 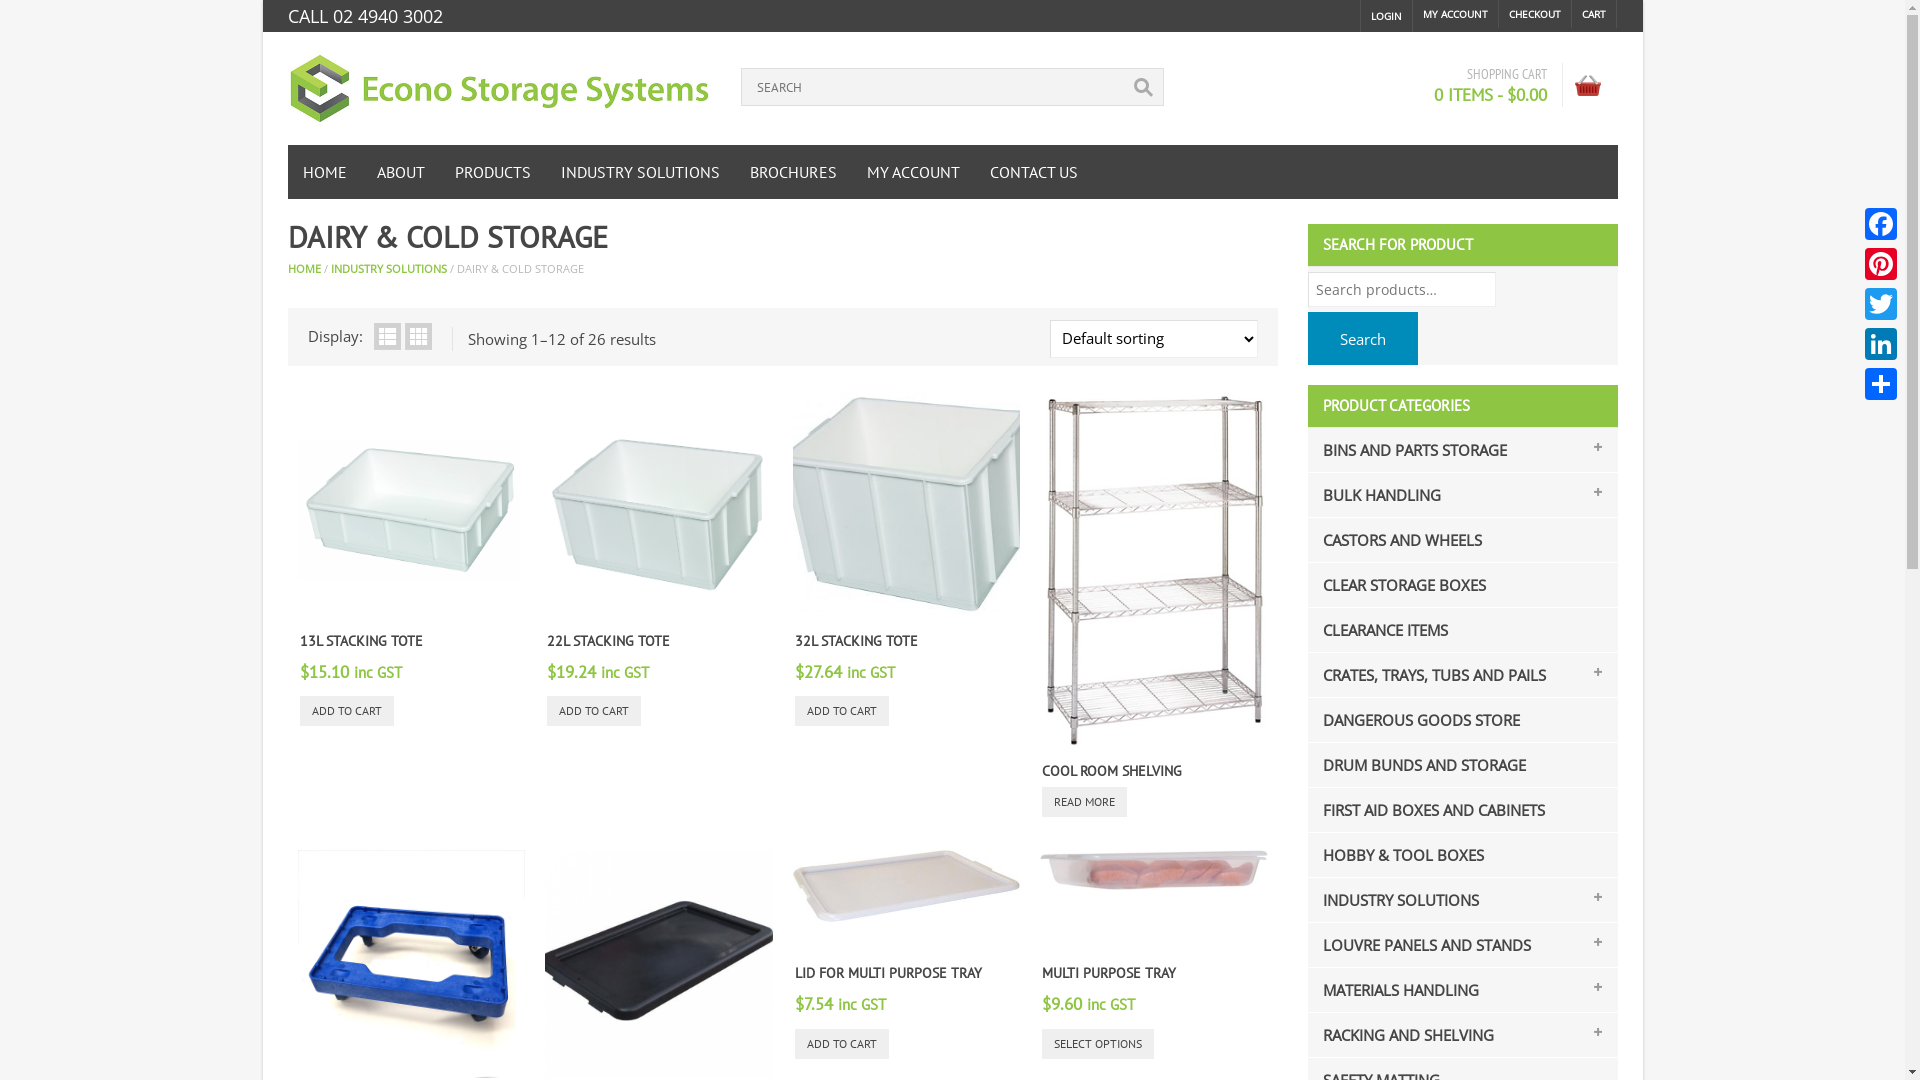 I want to click on 'CONTACT US', so click(x=1032, y=171).